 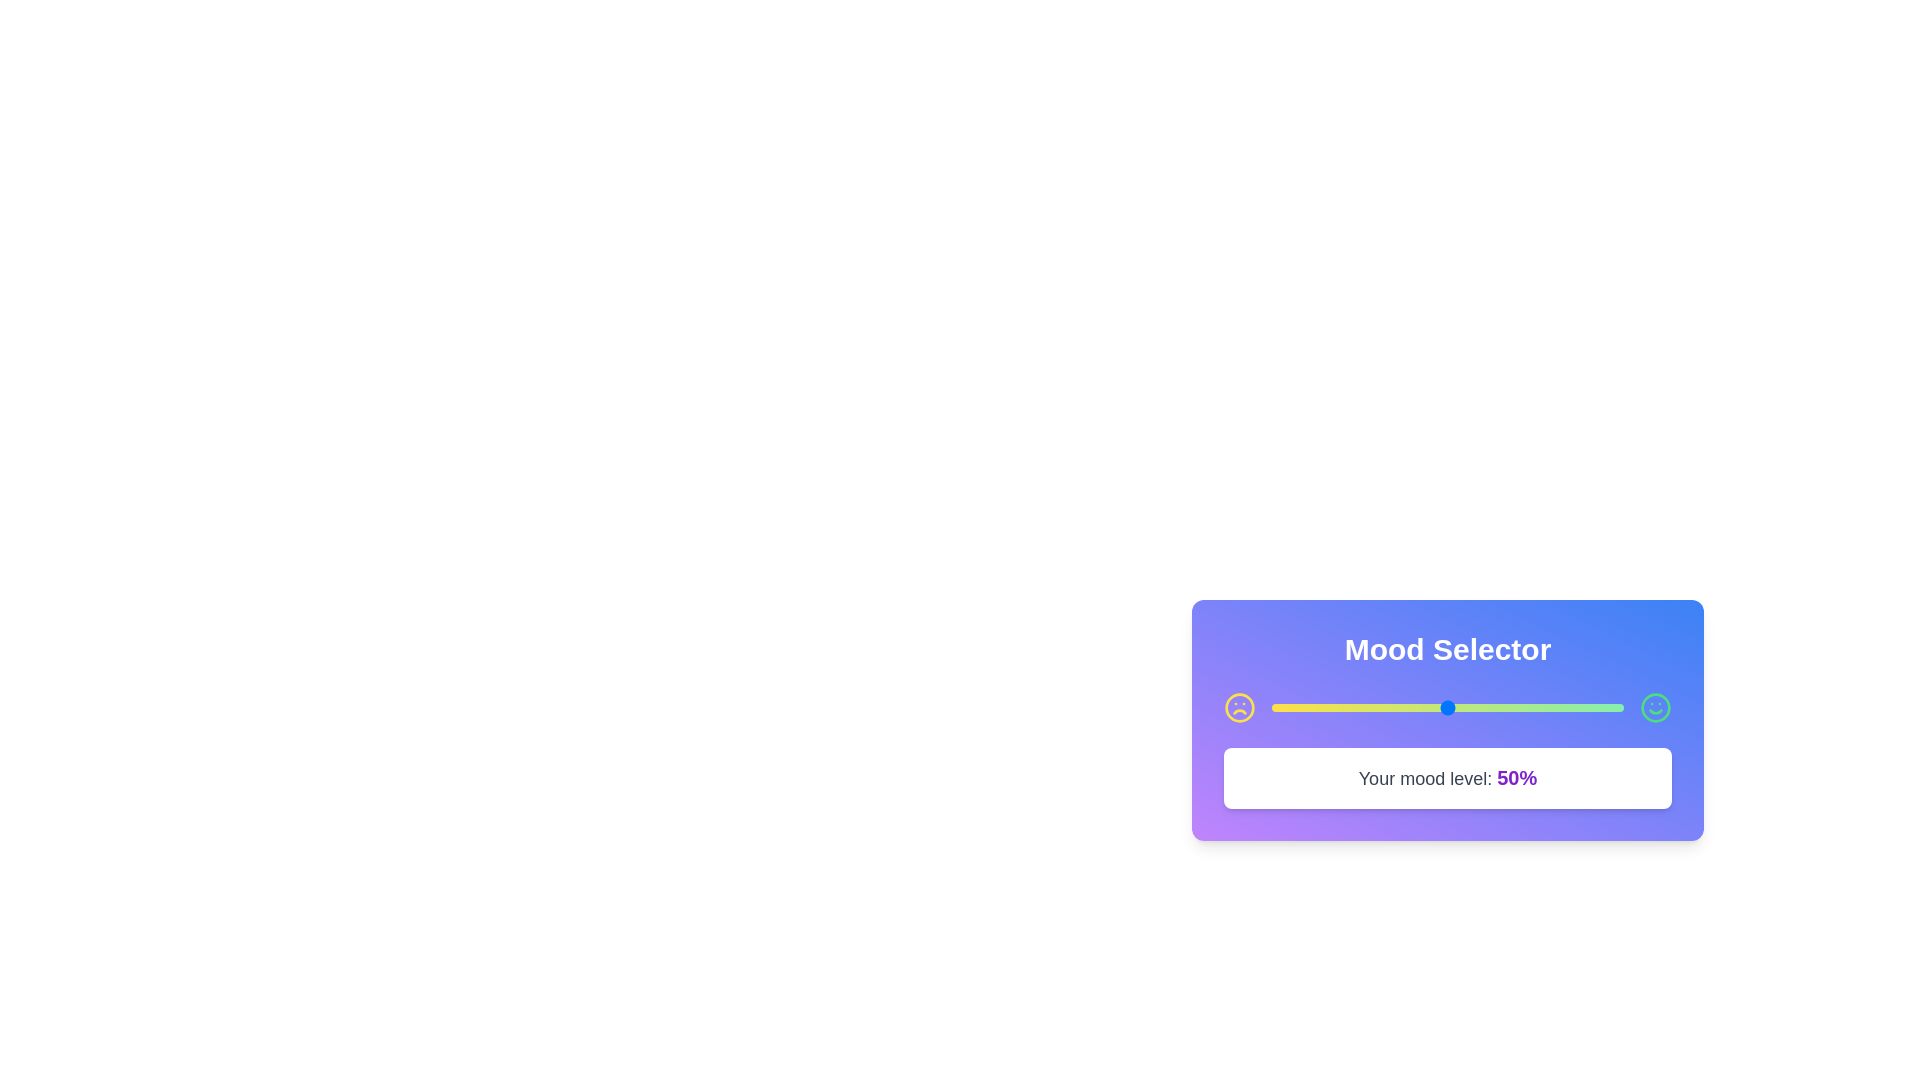 I want to click on the mood slider to set the mood value to 69, so click(x=1514, y=707).